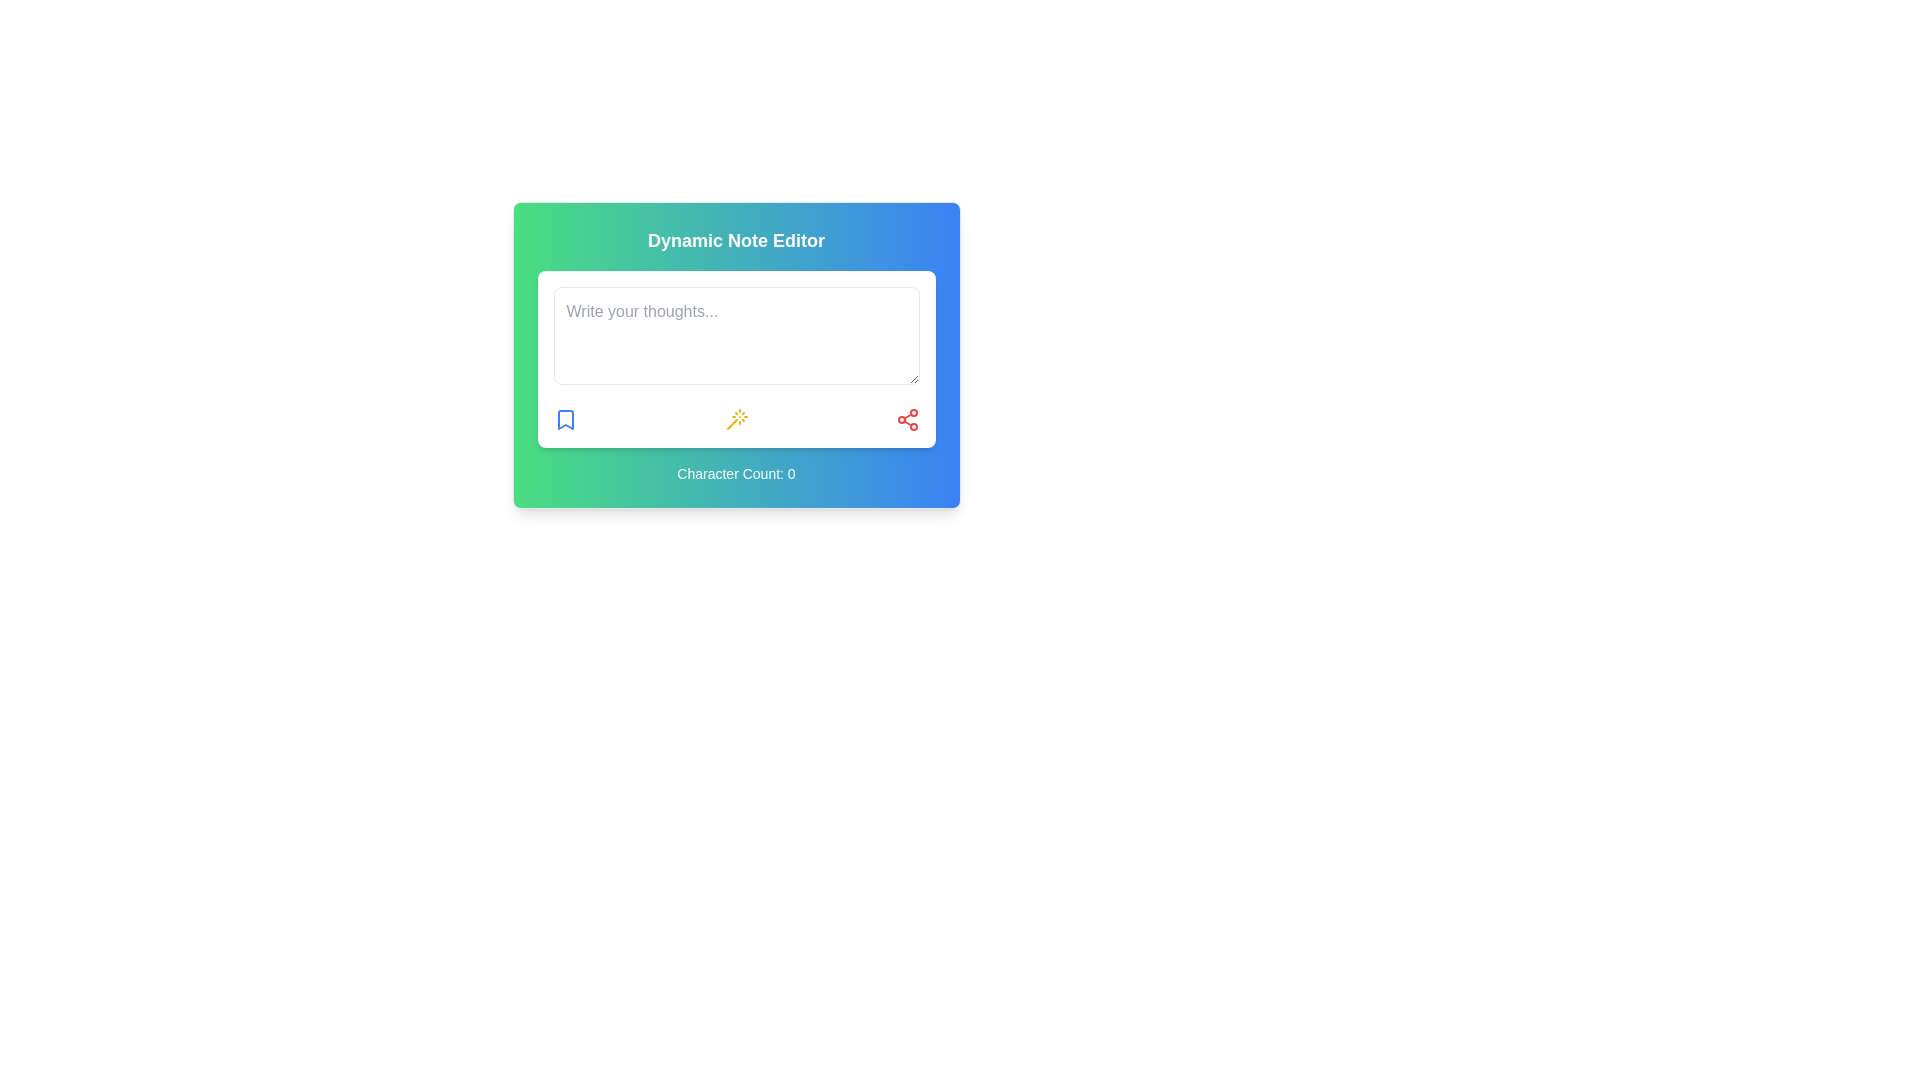 The height and width of the screenshot is (1080, 1920). I want to click on the central magic wand icon with a sparkle effect located at the bottom of the note editor card, so click(735, 419).